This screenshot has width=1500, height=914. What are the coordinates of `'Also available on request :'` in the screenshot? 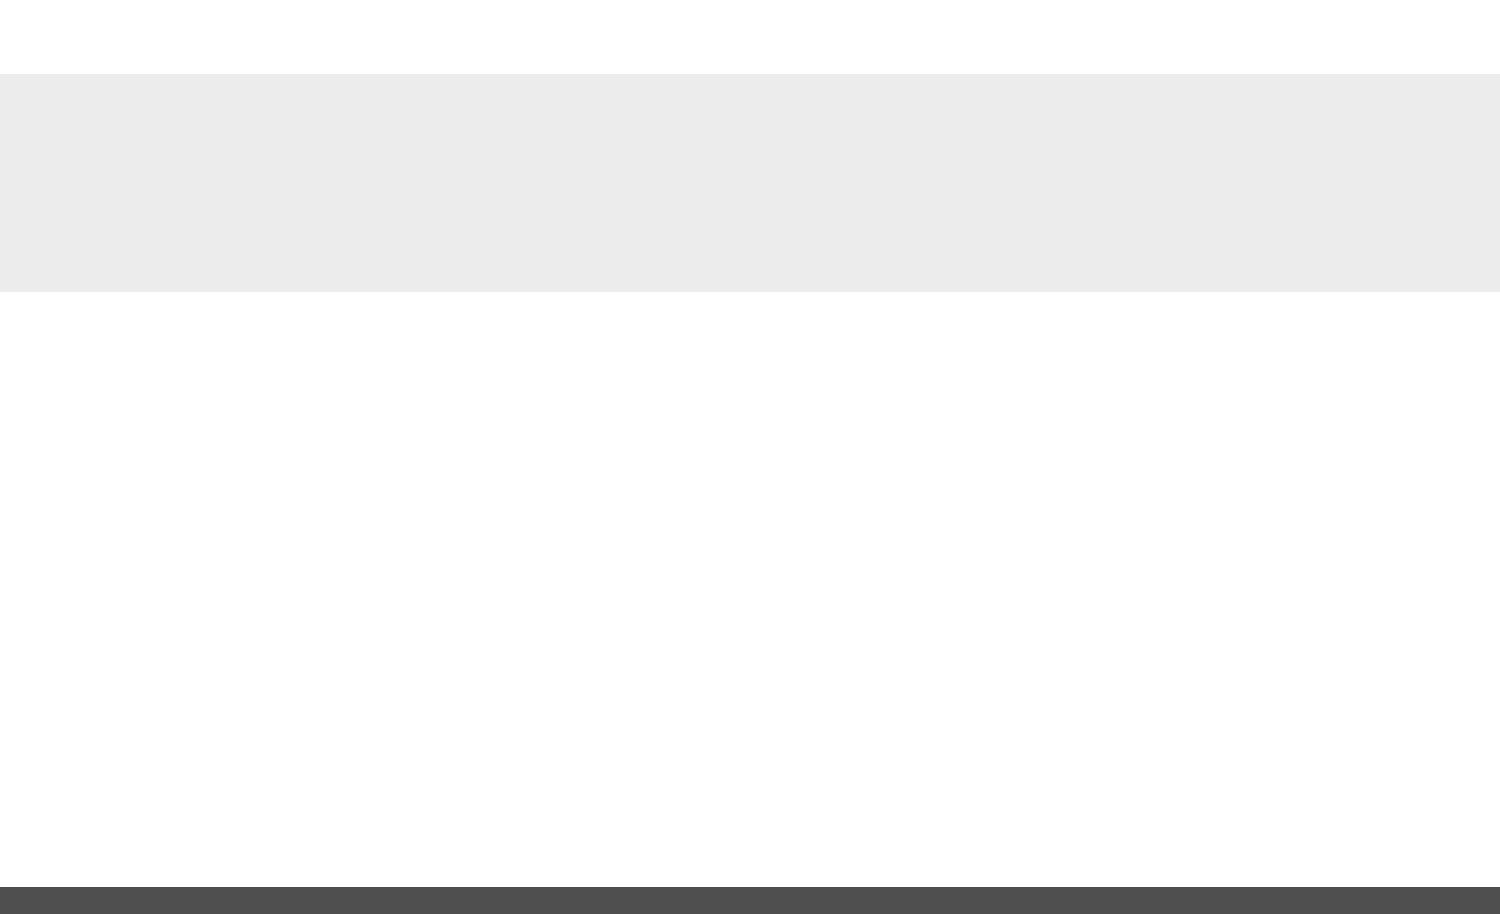 It's located at (291, 743).